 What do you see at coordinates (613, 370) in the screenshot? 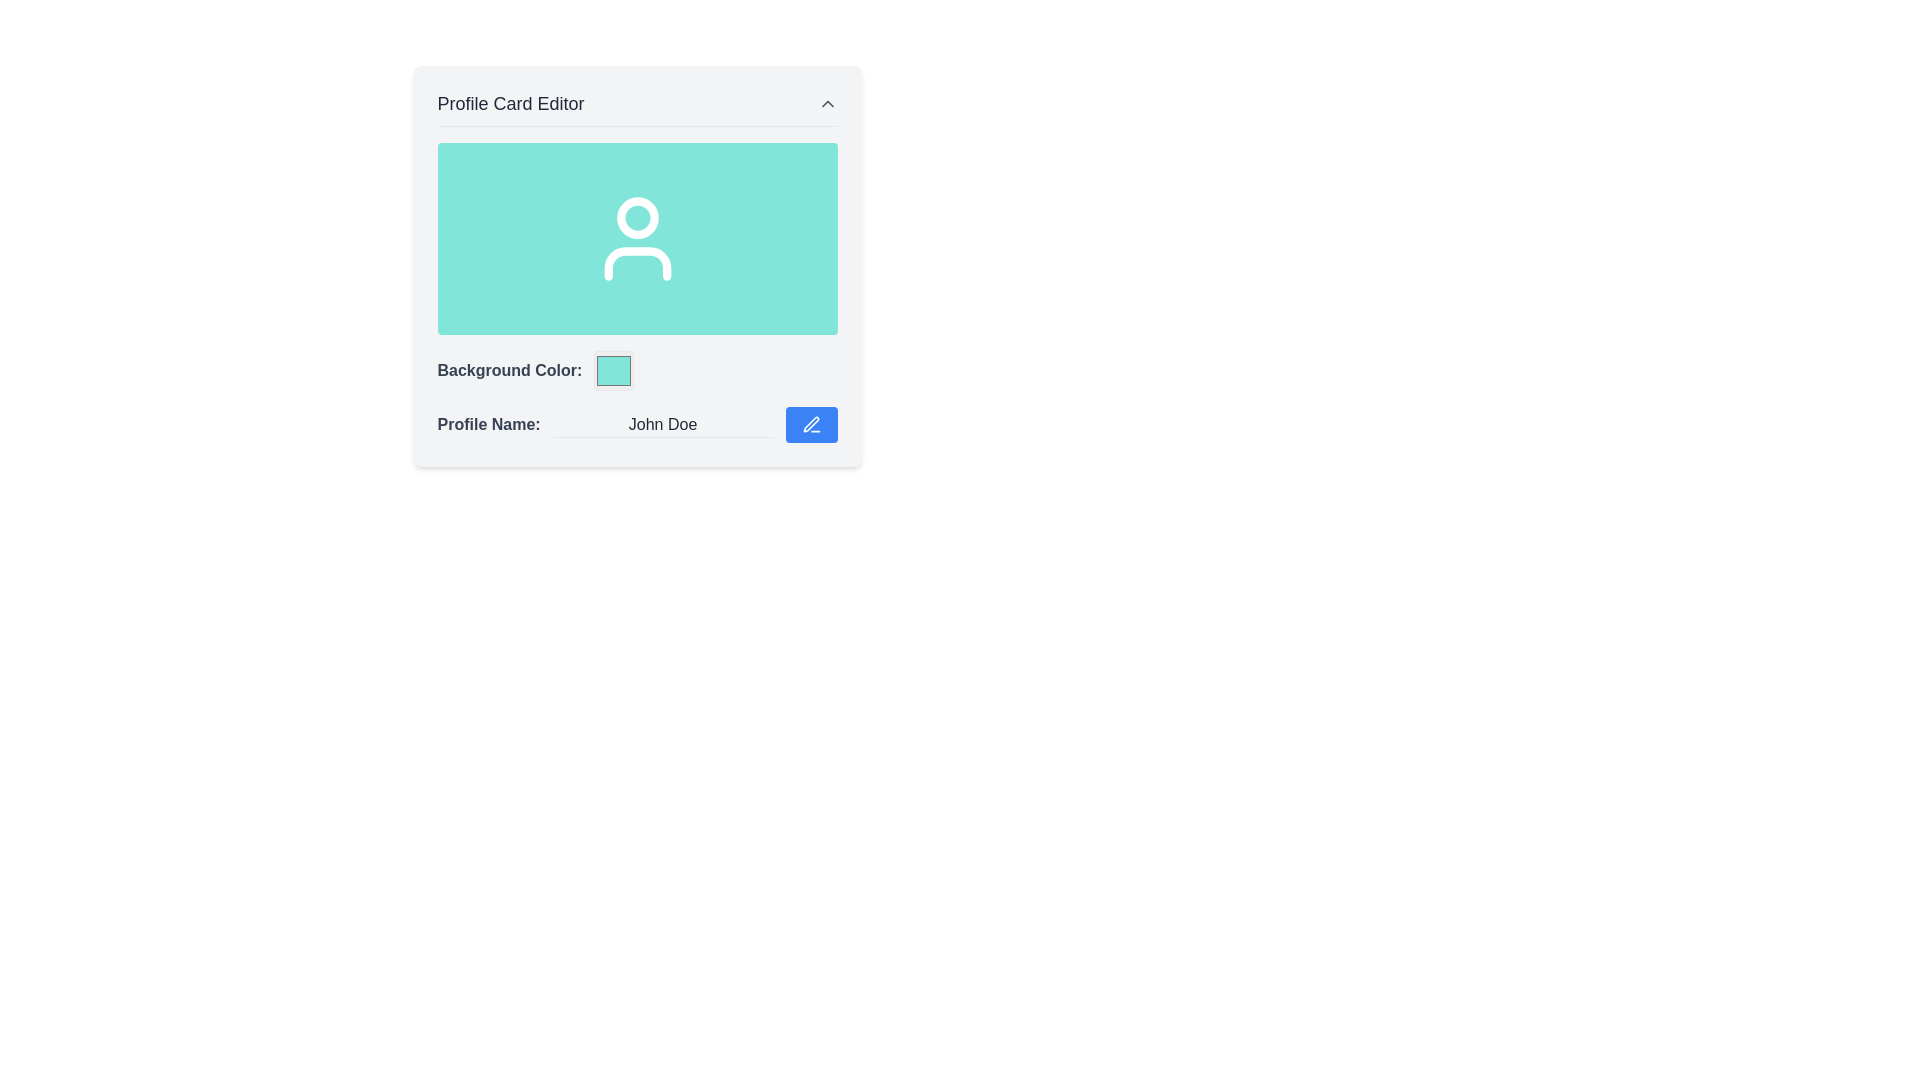
I see `the color picker element located` at bounding box center [613, 370].